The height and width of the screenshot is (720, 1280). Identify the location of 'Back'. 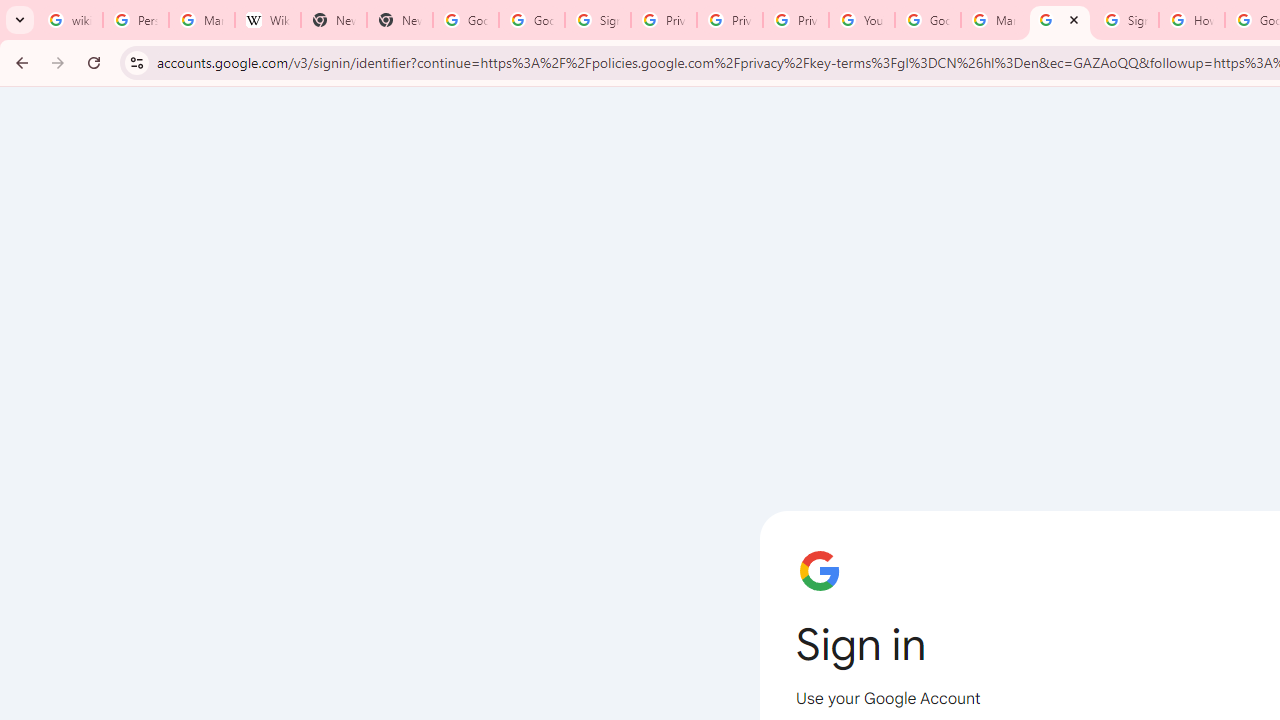
(19, 61).